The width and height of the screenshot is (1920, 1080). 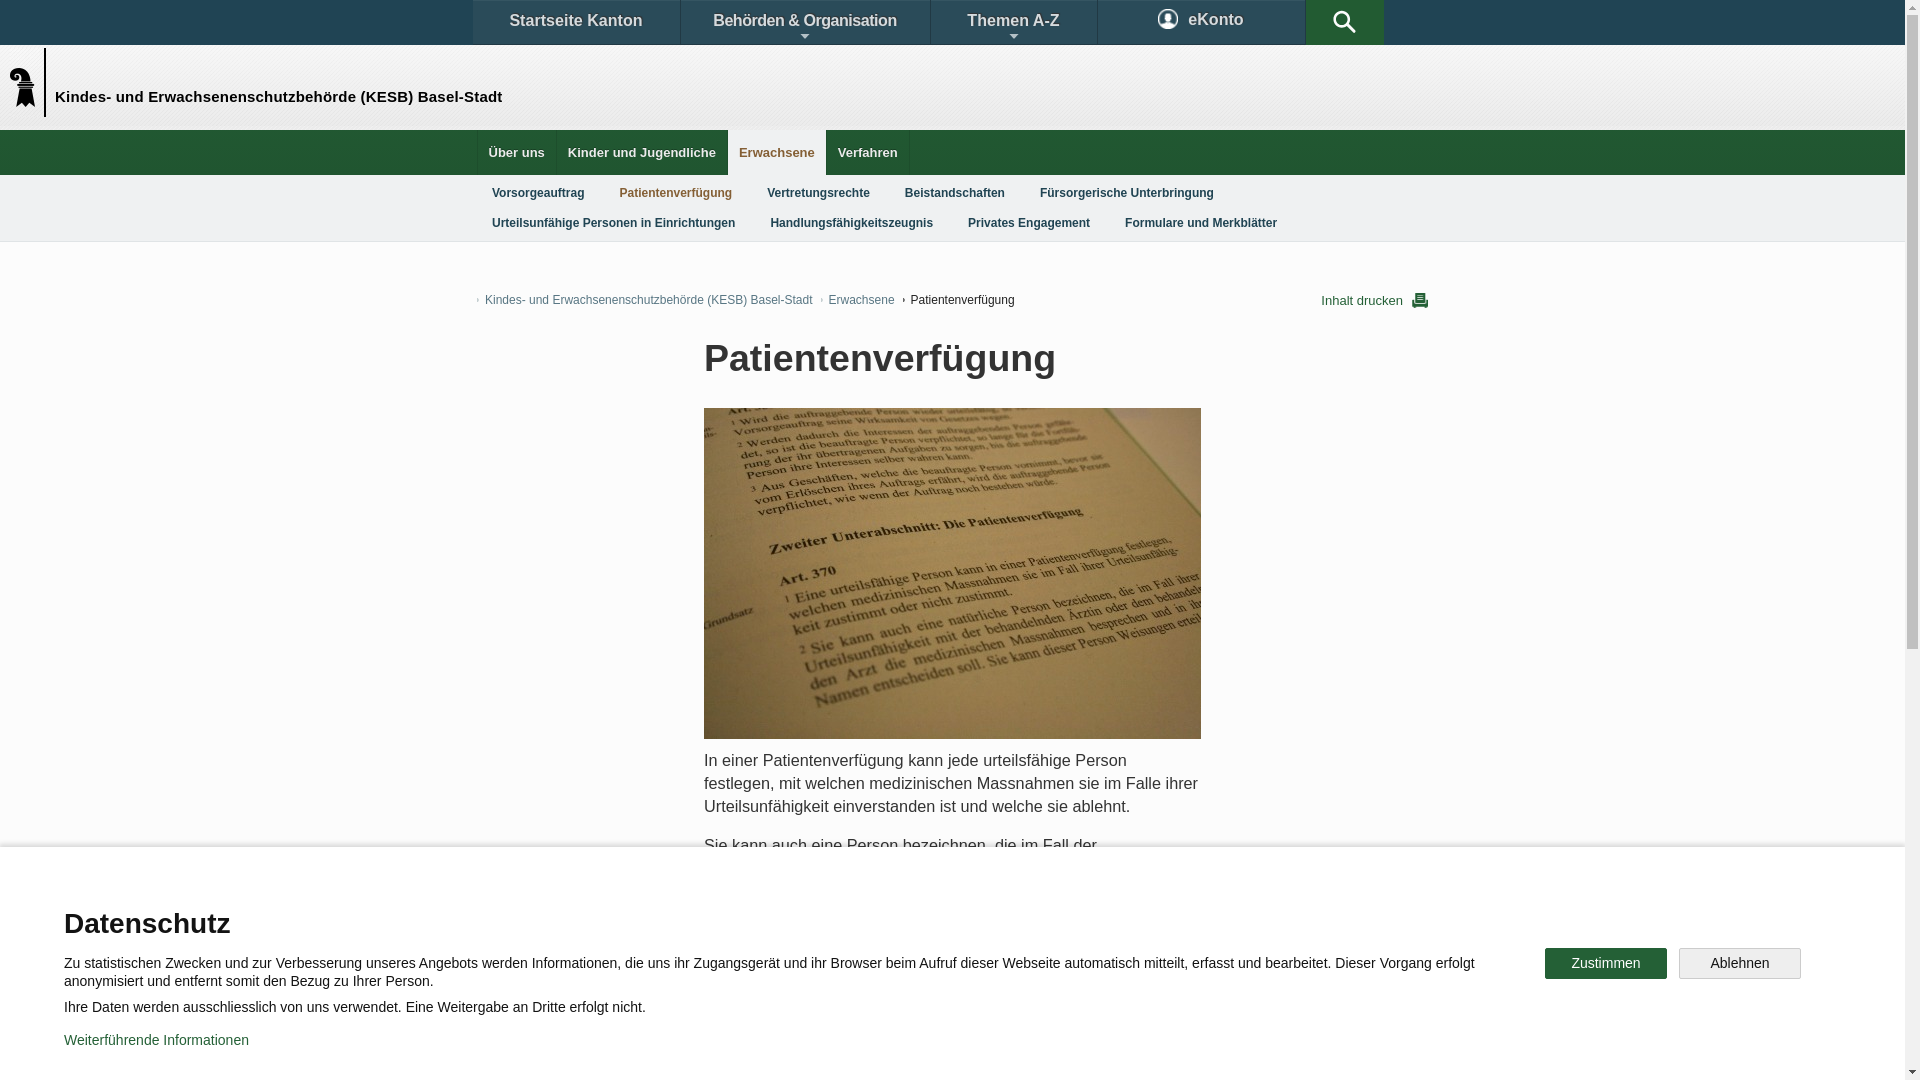 What do you see at coordinates (818, 192) in the screenshot?
I see `'Vertretungsrechte'` at bounding box center [818, 192].